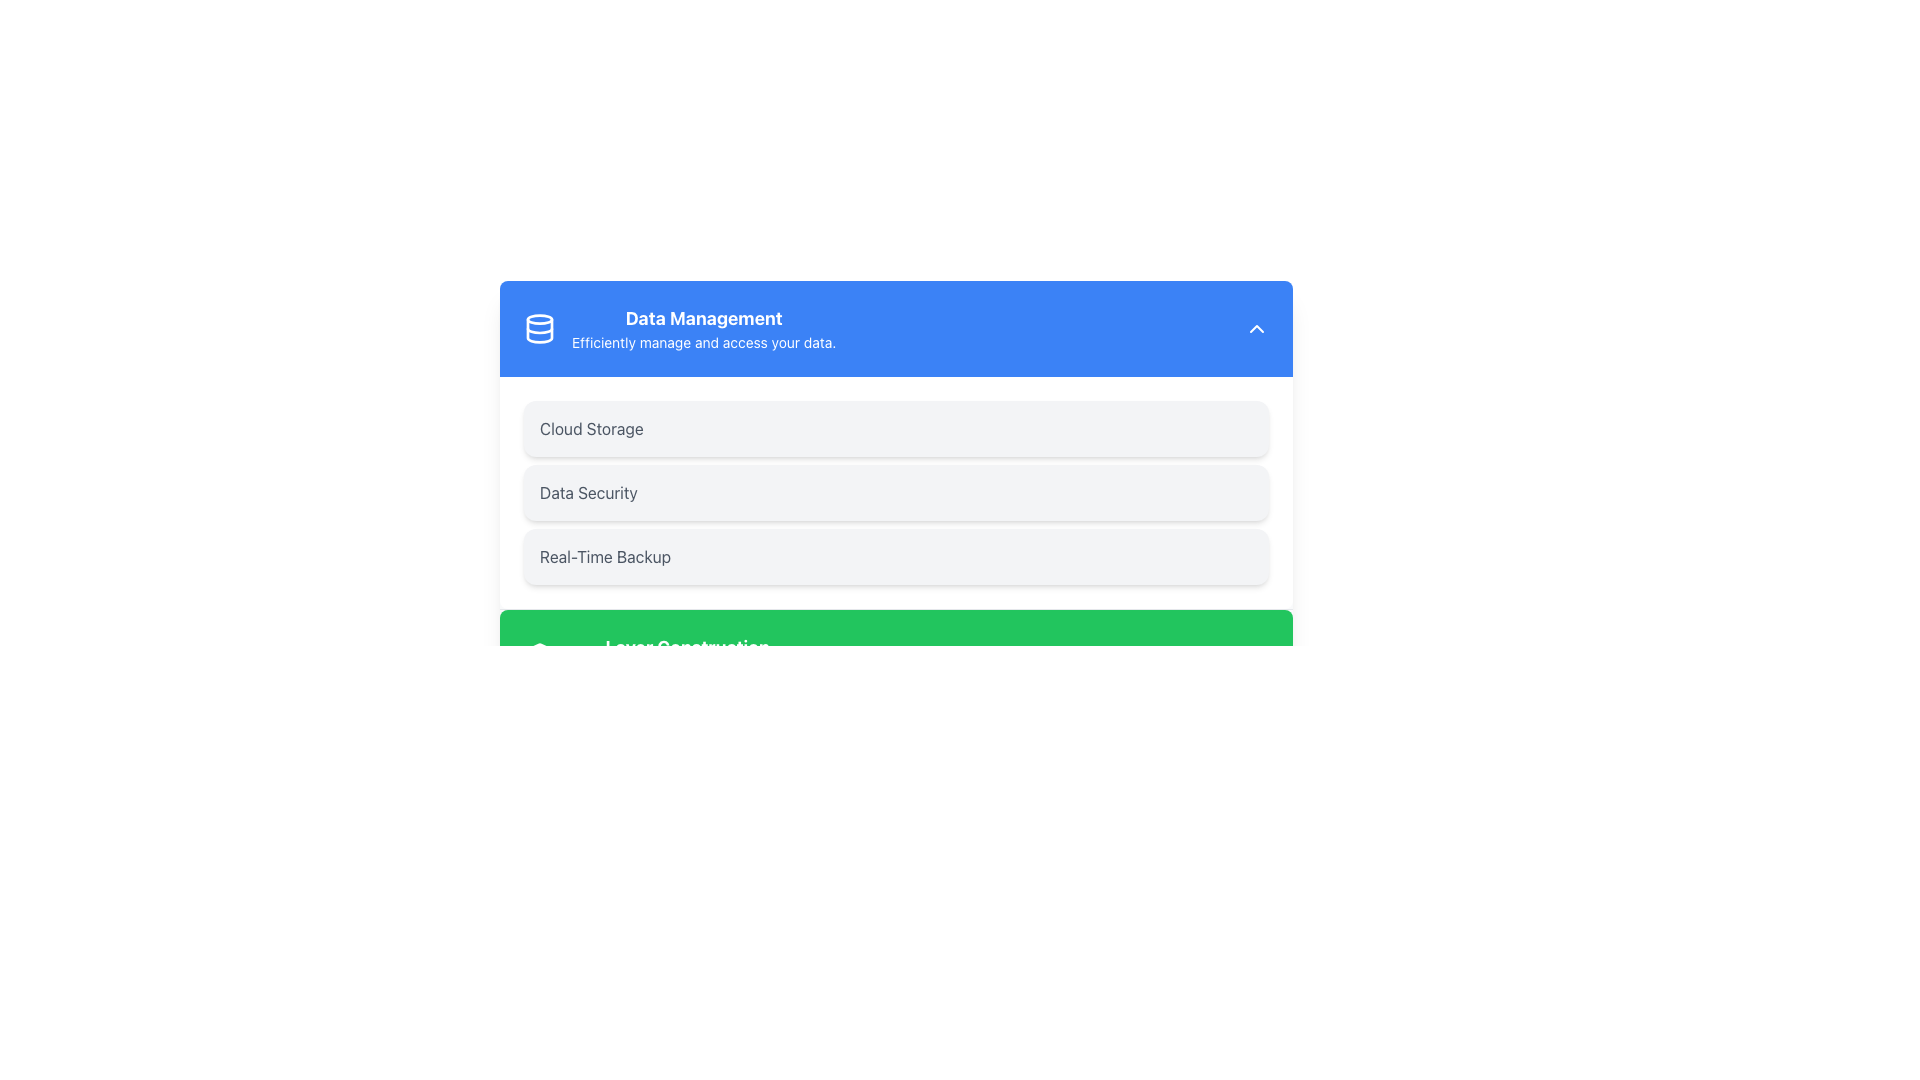 This screenshot has height=1080, width=1920. Describe the element at coordinates (587, 493) in the screenshot. I see `text from the 'Data Security' label, which is a gray, medium-sized text label located in the second entry of a vertical list within the 'Data Management' card` at that location.